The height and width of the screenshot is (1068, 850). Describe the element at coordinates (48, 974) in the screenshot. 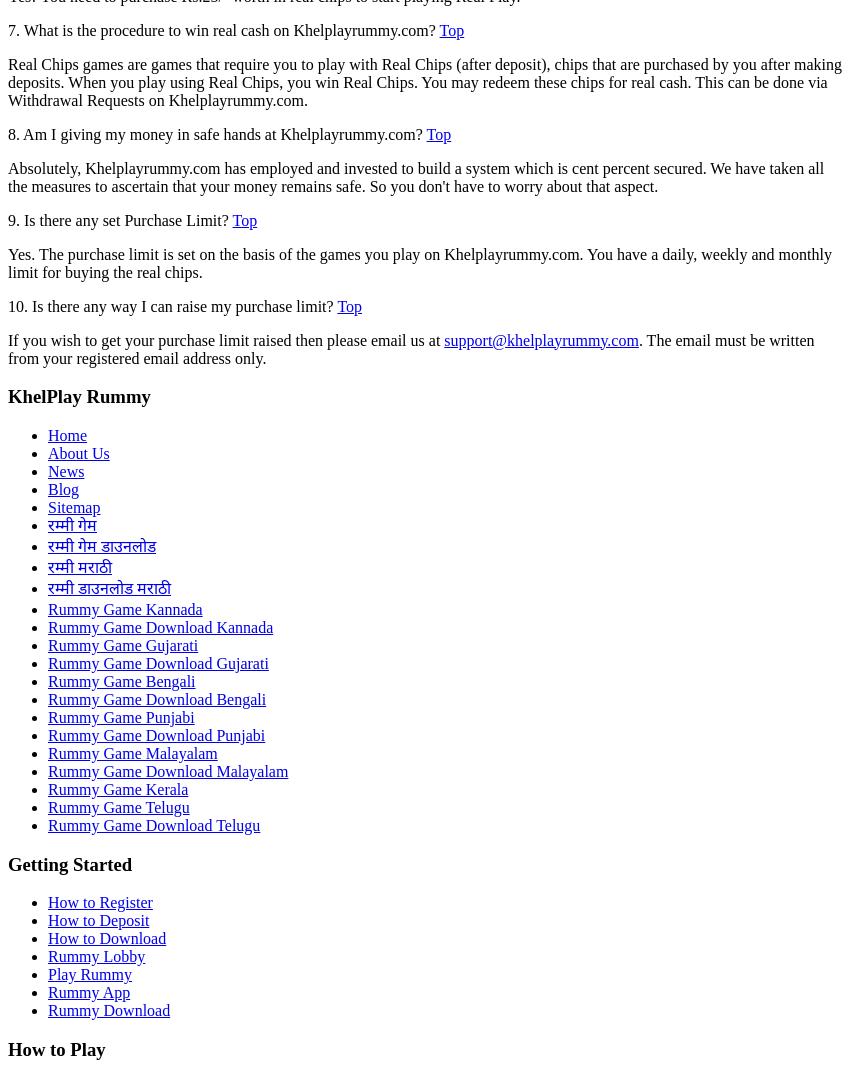

I see `'Play Rummy'` at that location.